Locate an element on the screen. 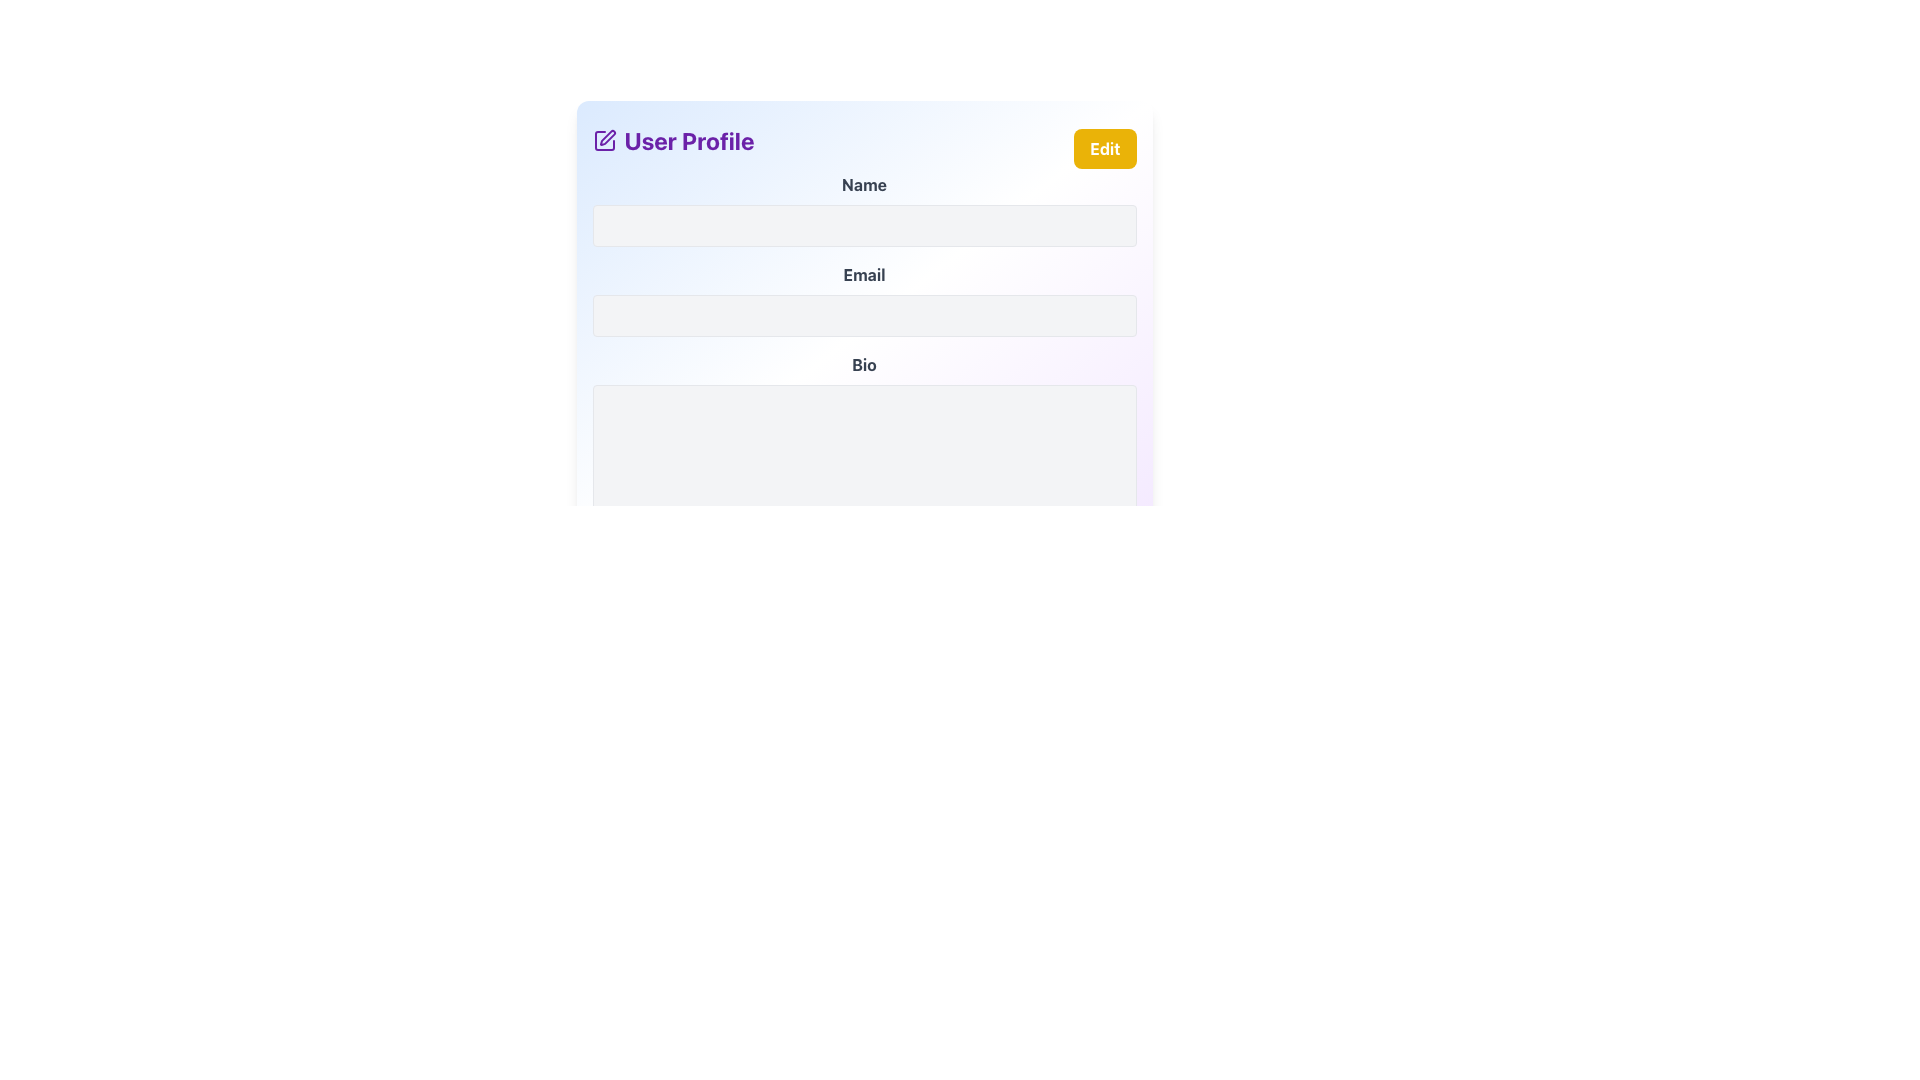 This screenshot has height=1080, width=1920. the bold label with the text 'Name' that is styled in gray and positioned above the text input box in the user profile form is located at coordinates (864, 185).